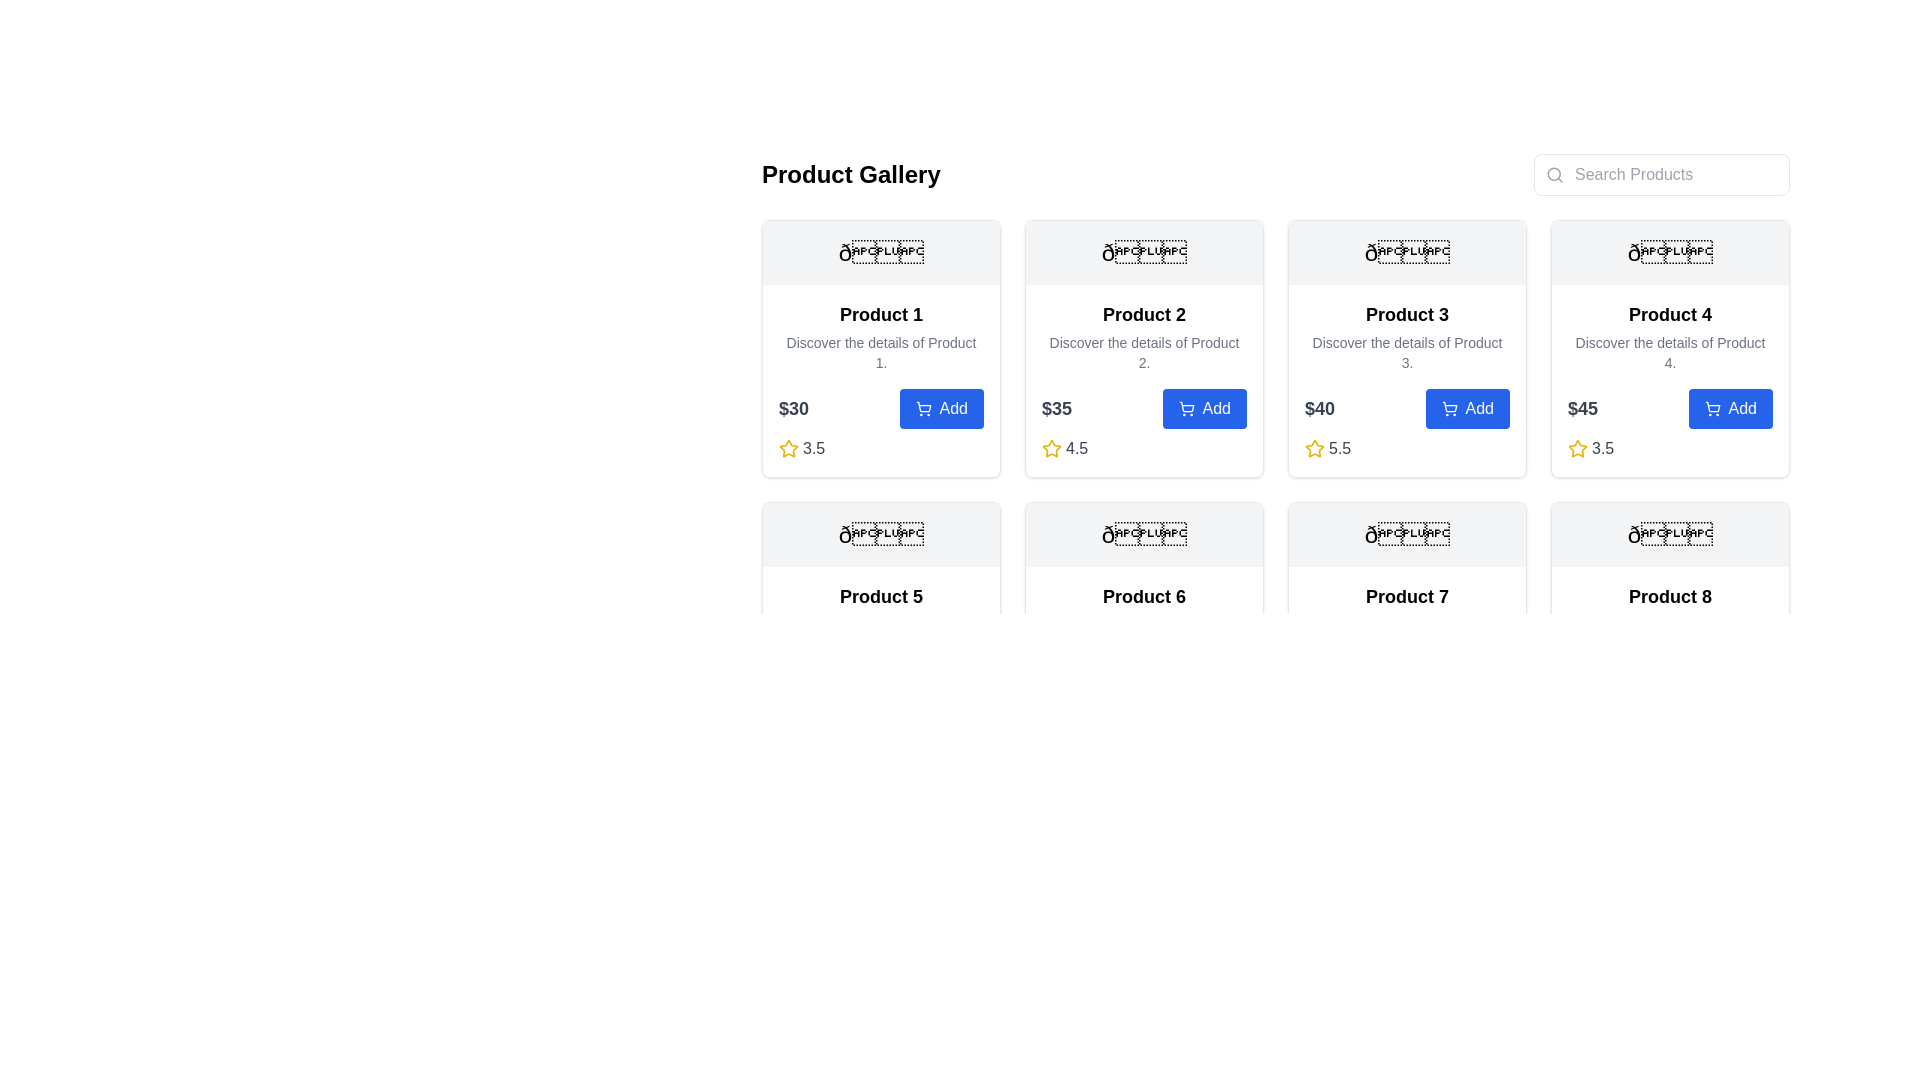  I want to click on the shopping cart icon embedded within the blue 'Add' button of 'Product 2', so click(1186, 407).